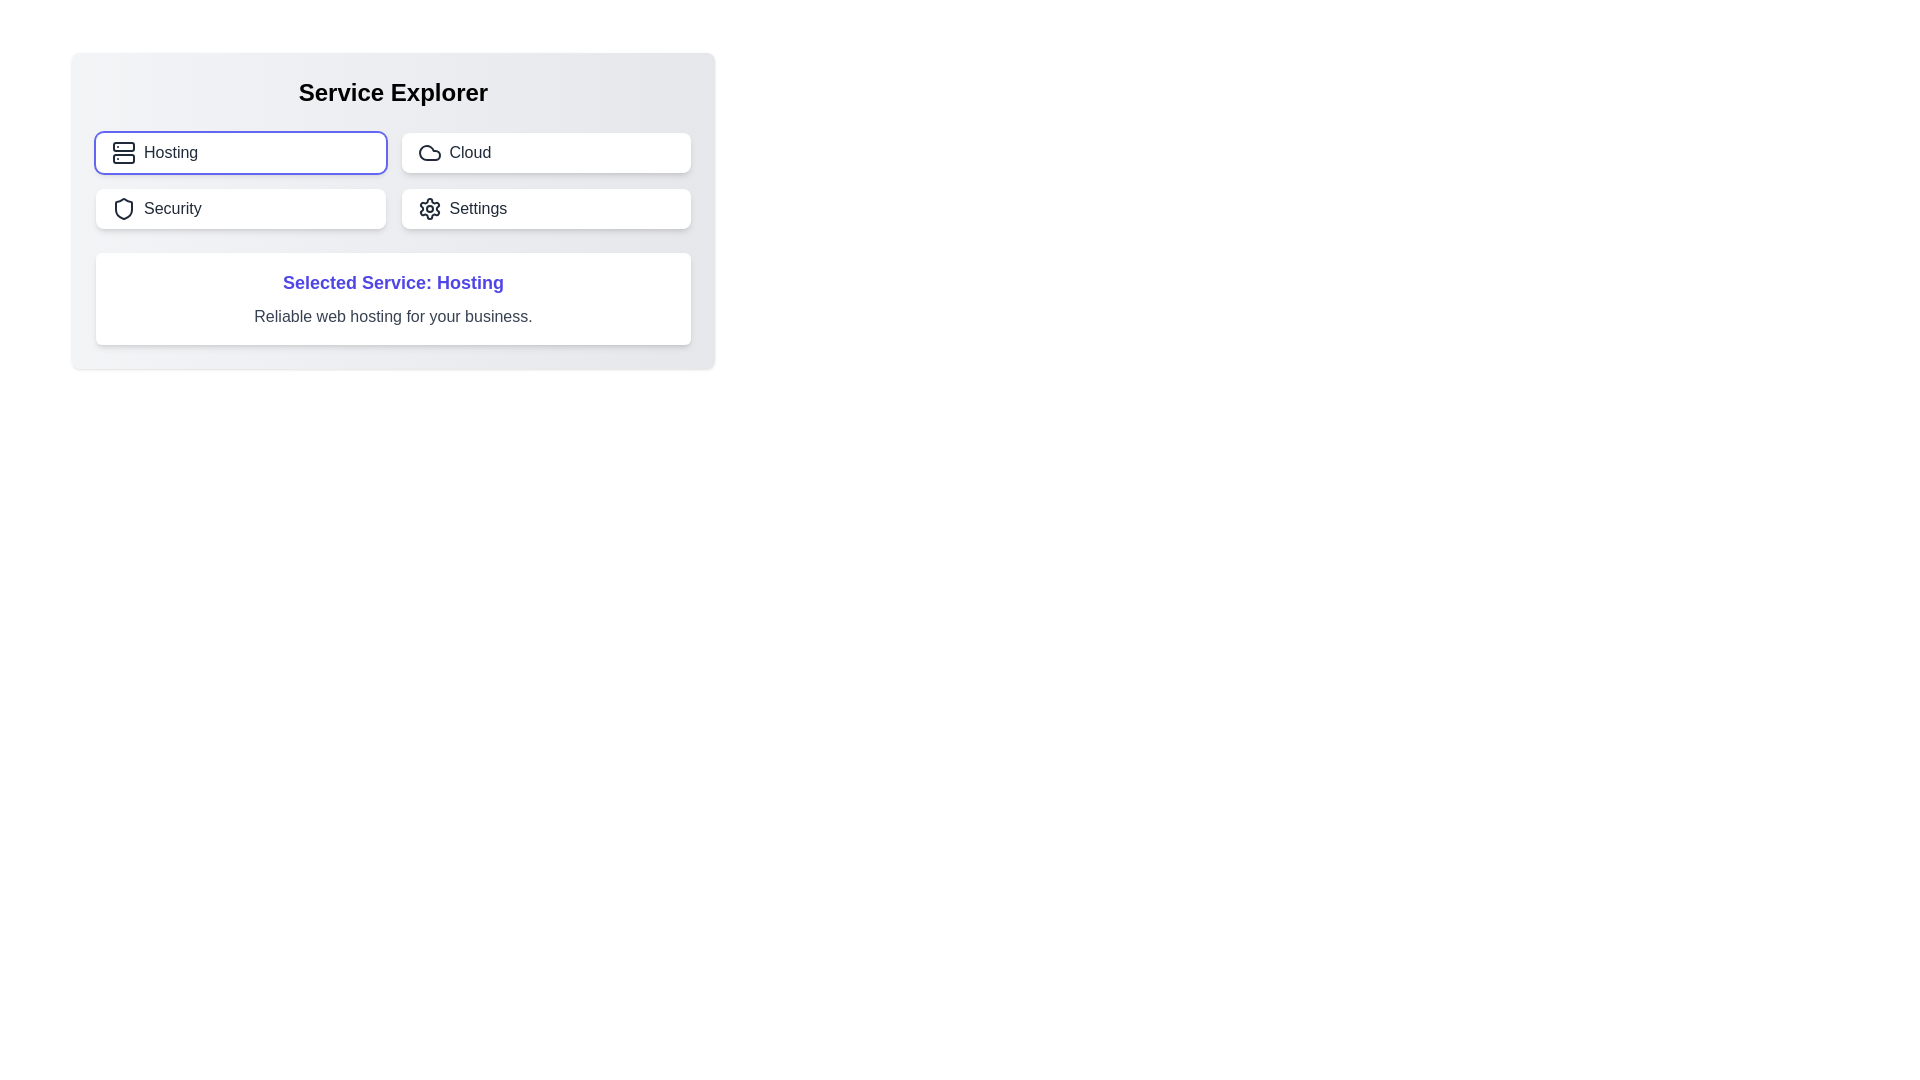  I want to click on the Text Display element that shows the currently selected service 'Hosting' for visual confirmation of the selection, so click(393, 282).